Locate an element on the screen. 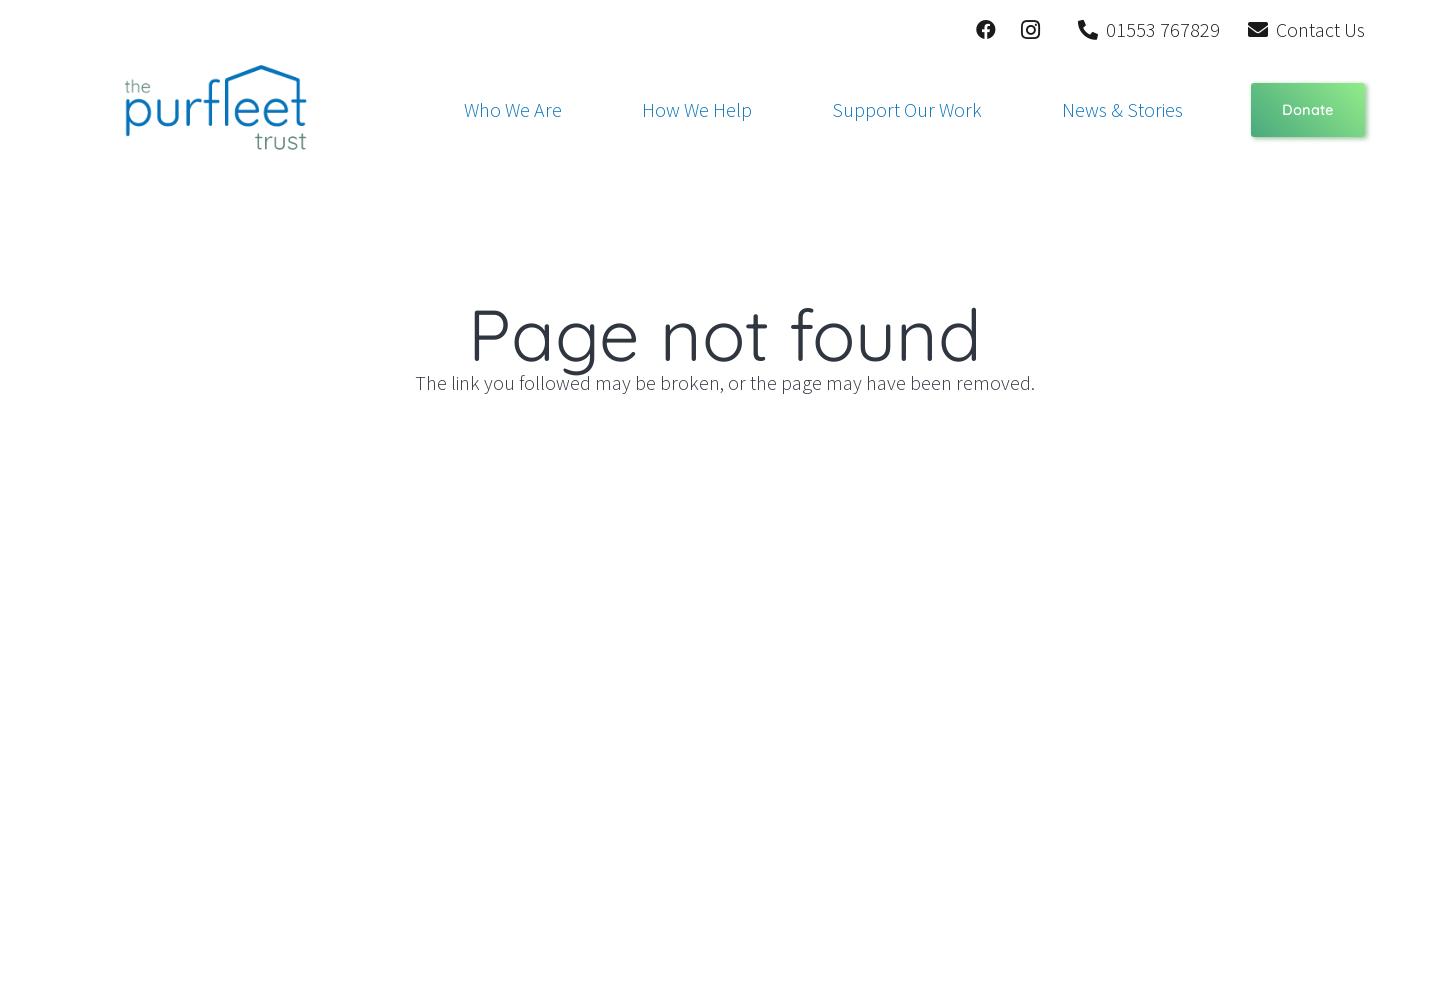 Image resolution: width=1450 pixels, height=1000 pixels. 'Housing Support' is located at coordinates (961, 239).